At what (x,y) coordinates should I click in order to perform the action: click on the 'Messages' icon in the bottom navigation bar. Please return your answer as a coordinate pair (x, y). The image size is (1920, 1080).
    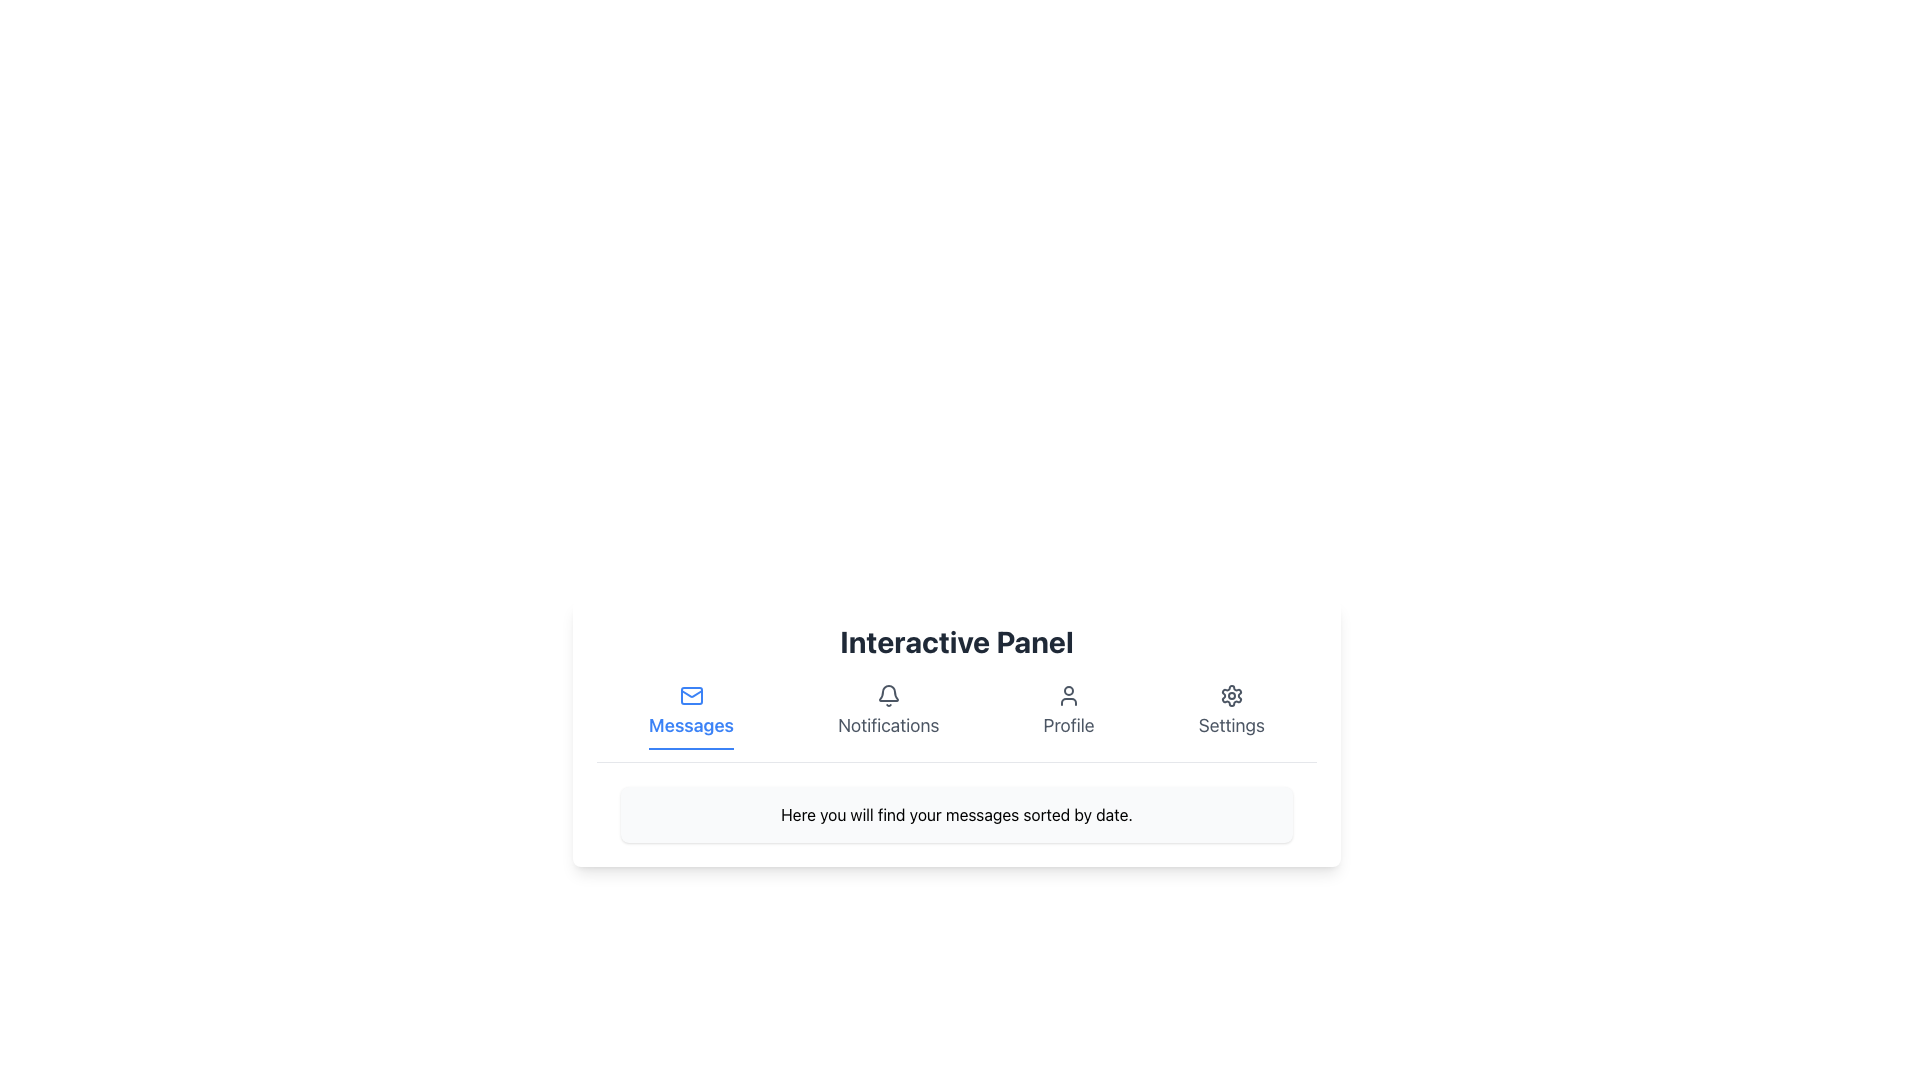
    Looking at the image, I should click on (691, 694).